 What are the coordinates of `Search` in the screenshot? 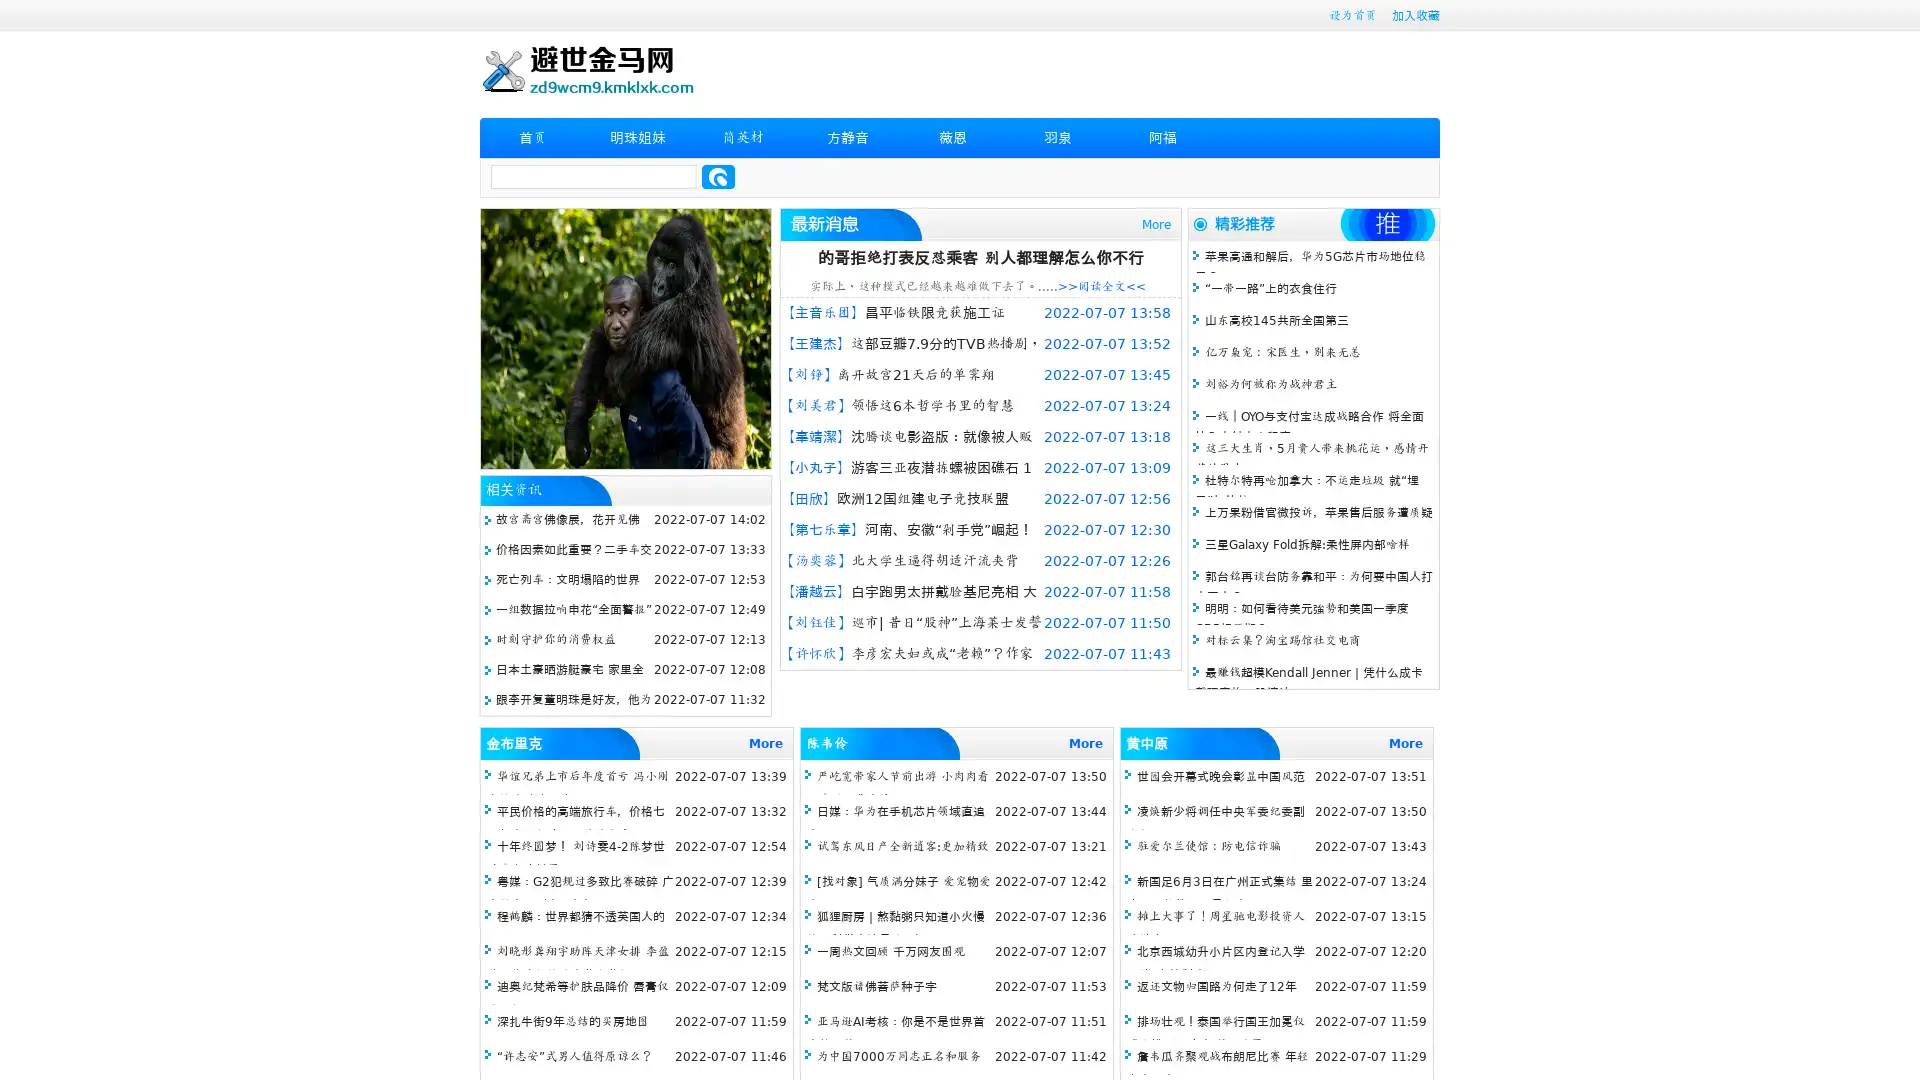 It's located at (718, 176).